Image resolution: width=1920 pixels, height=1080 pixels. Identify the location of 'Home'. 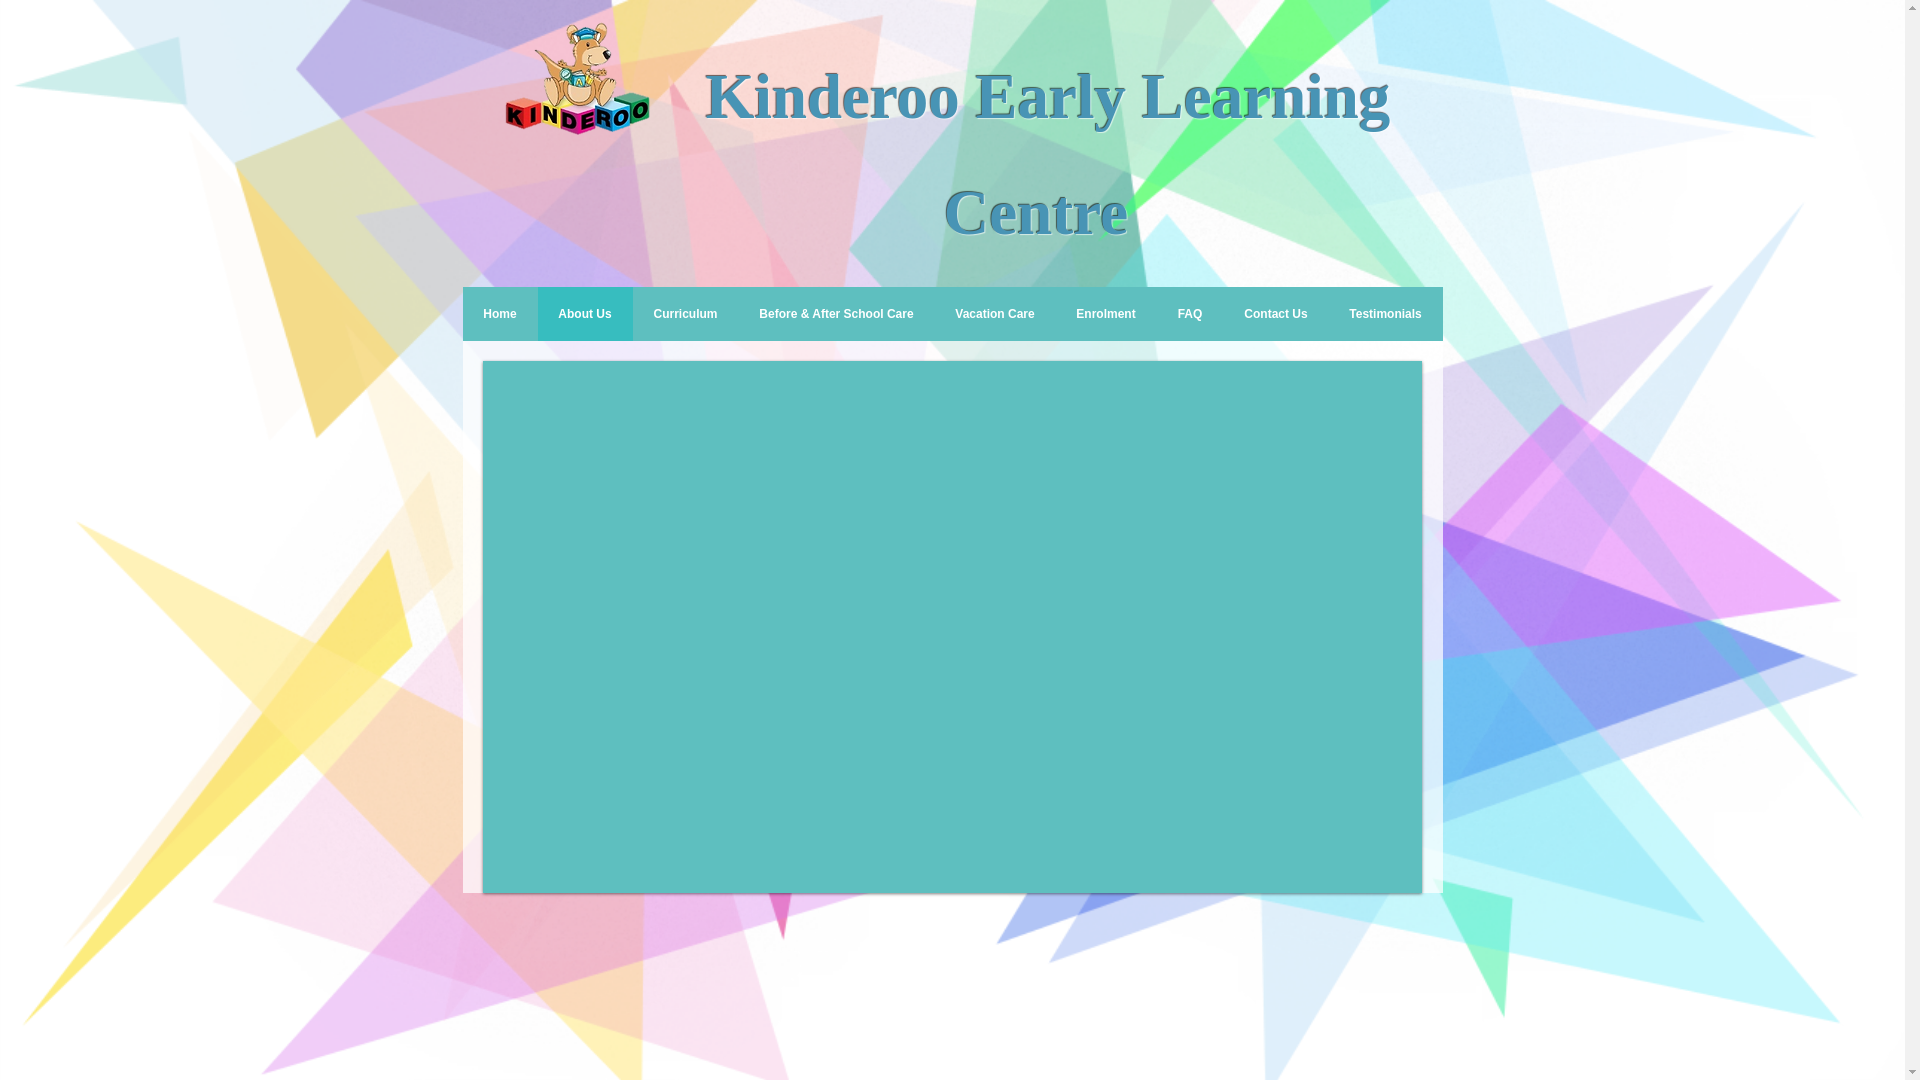
(460, 313).